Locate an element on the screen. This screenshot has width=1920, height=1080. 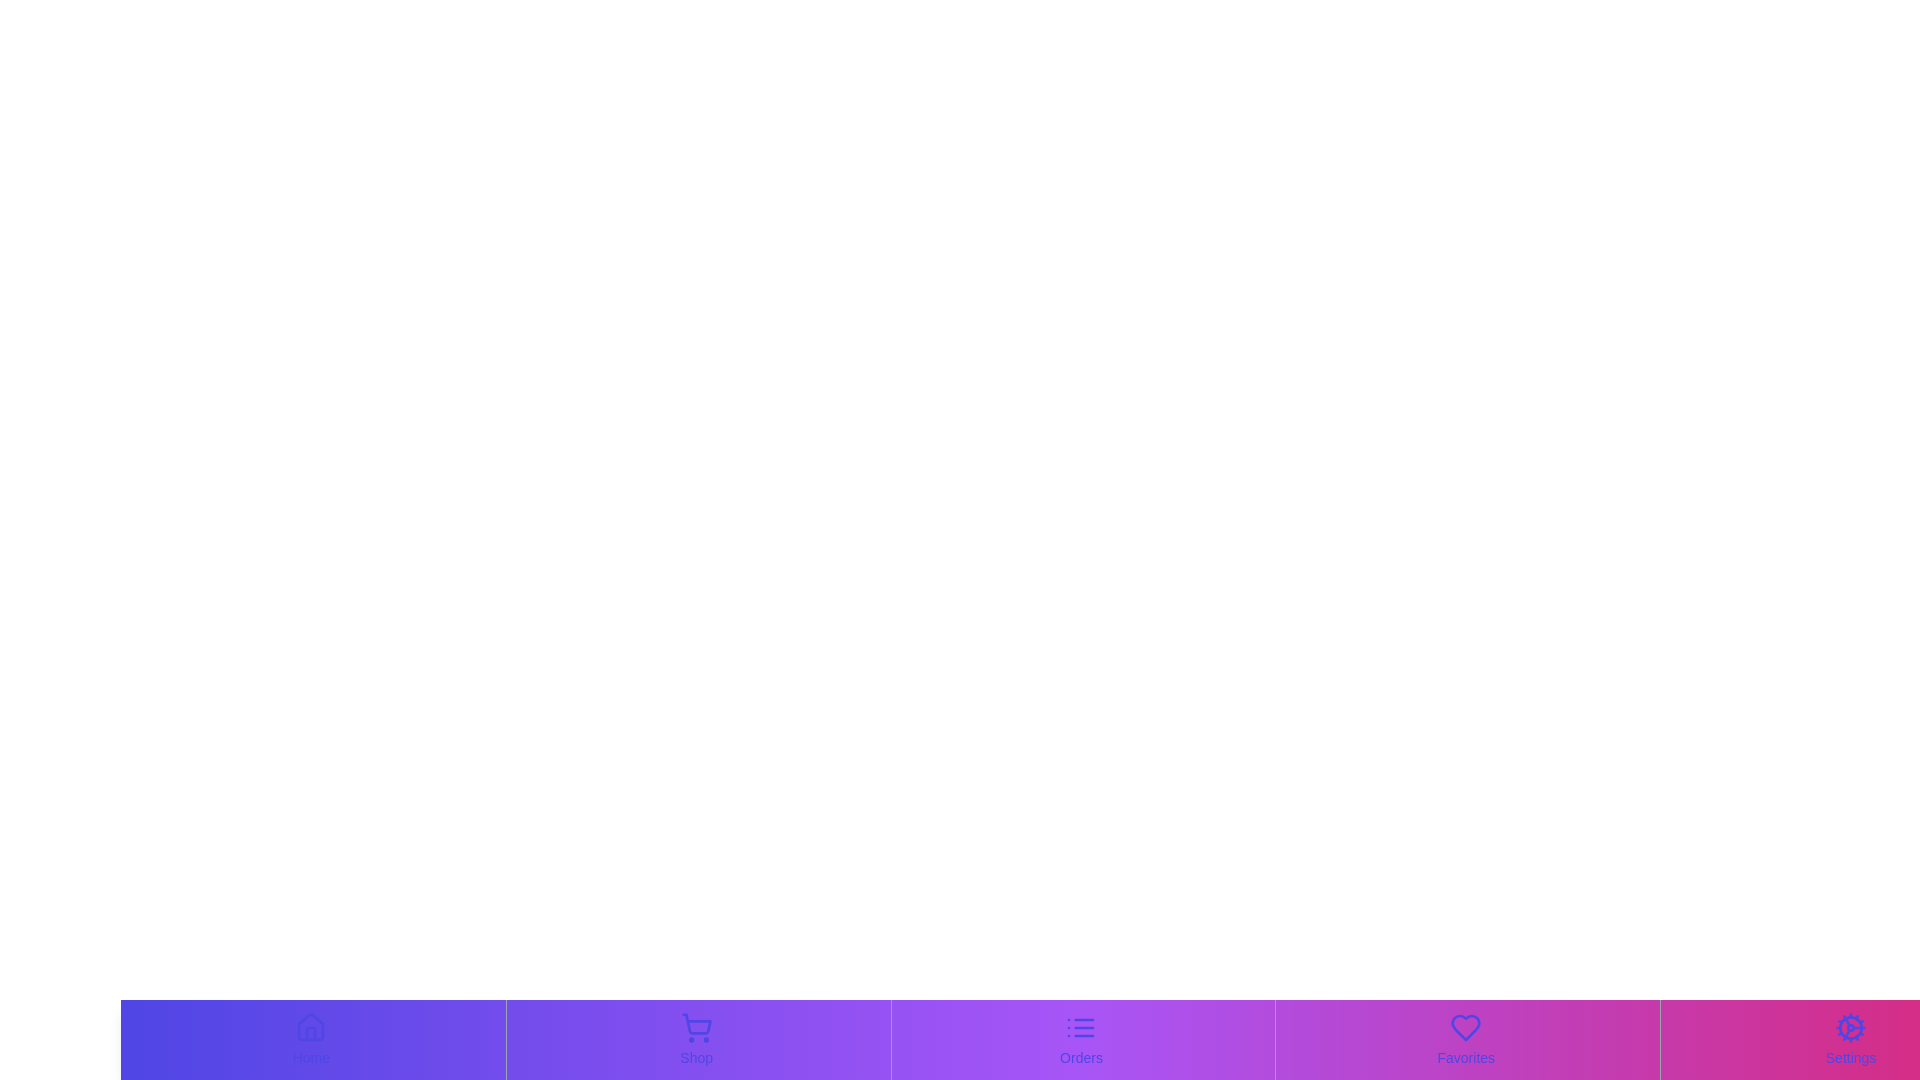
the Orders tab by clicking on its corresponding button is located at coordinates (1079, 1039).